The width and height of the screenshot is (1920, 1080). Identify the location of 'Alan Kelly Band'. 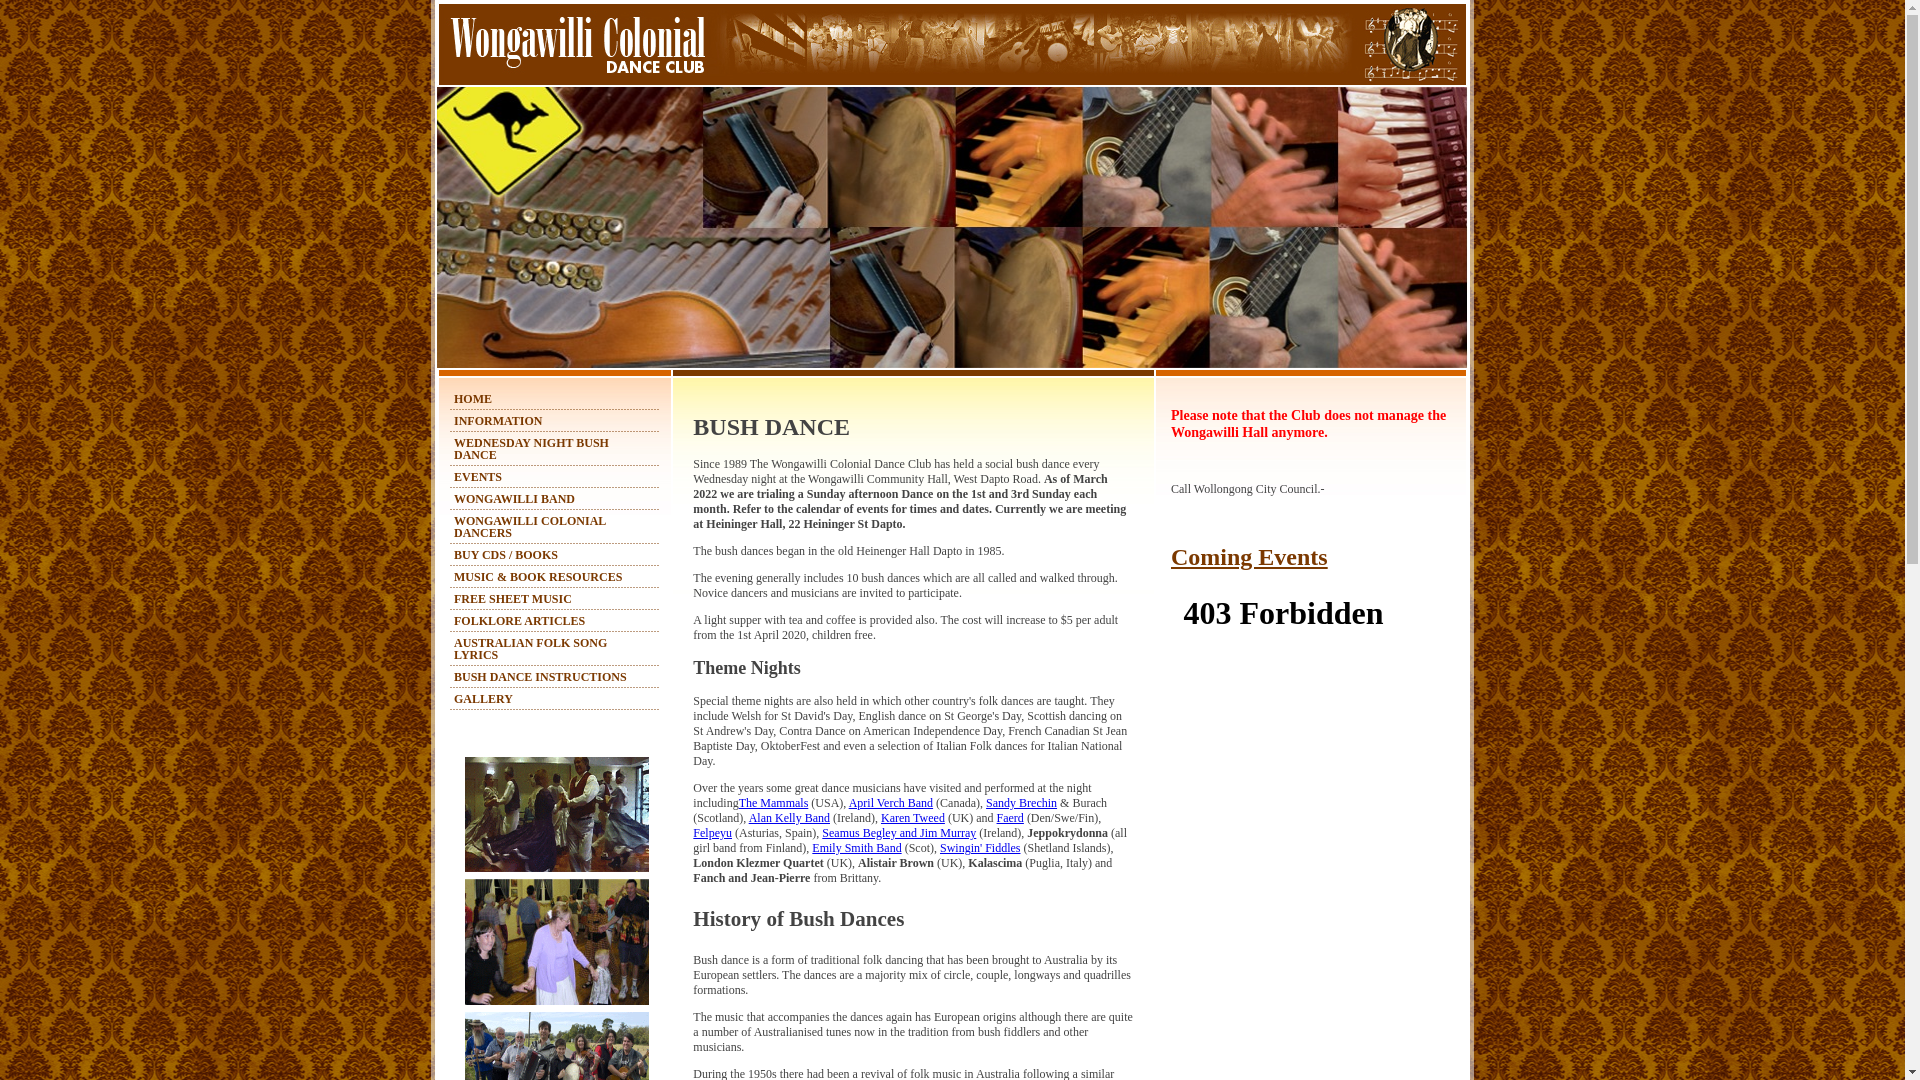
(788, 817).